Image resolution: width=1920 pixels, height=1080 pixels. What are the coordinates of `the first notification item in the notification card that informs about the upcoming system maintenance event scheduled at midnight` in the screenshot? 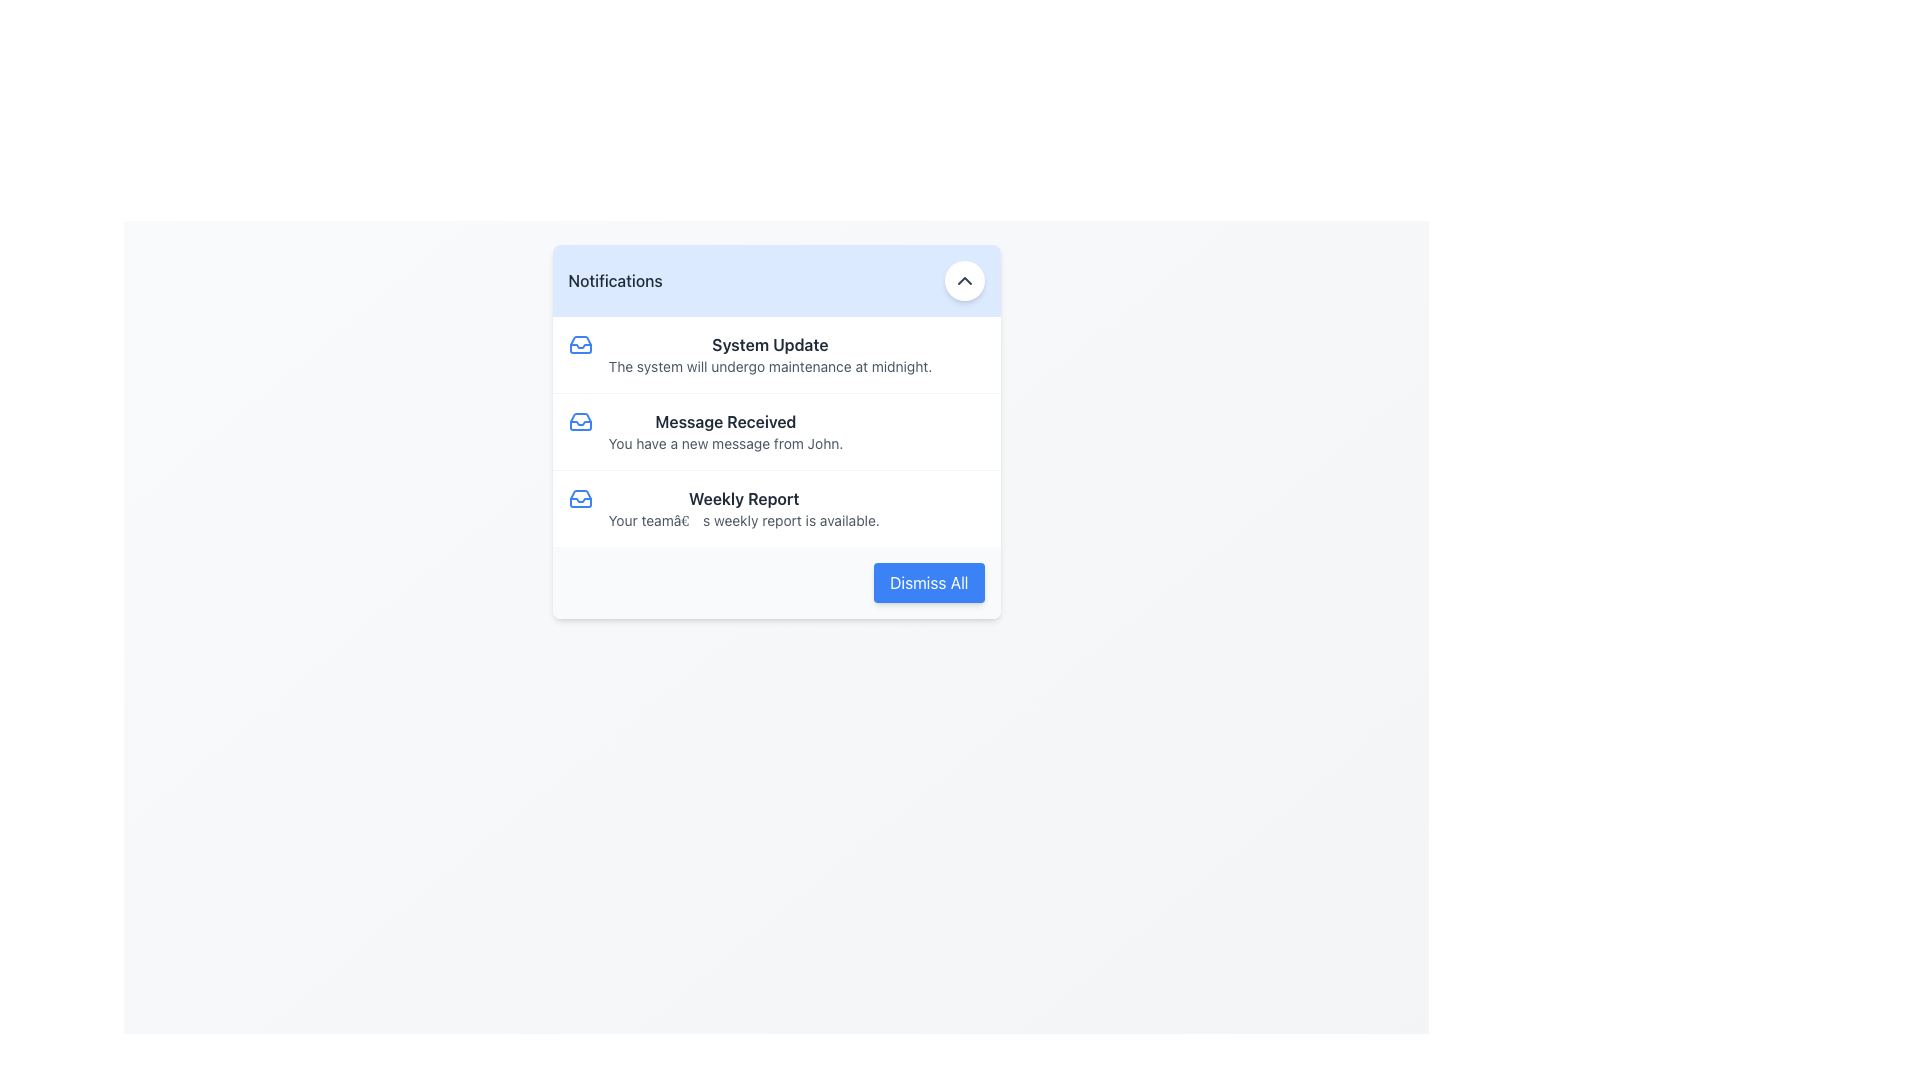 It's located at (769, 353).